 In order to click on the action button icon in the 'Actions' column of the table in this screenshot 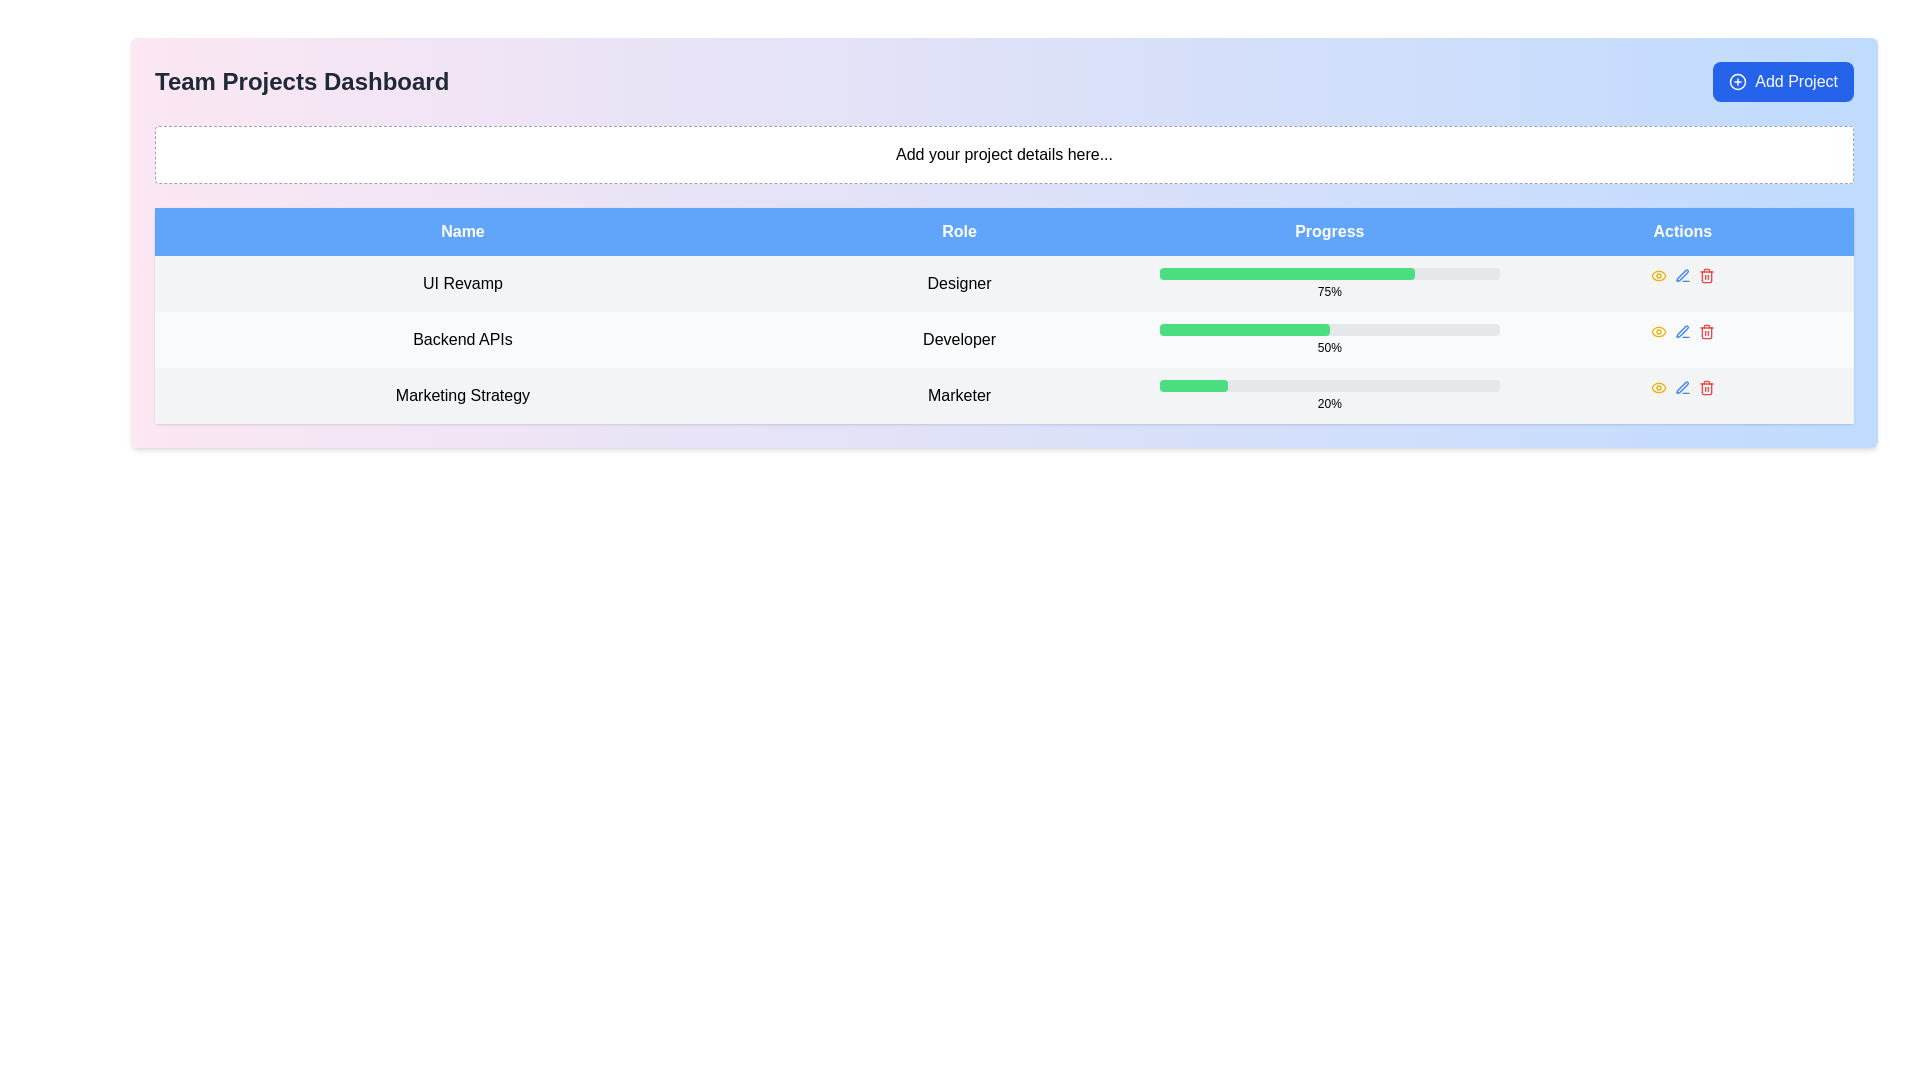, I will do `click(1658, 276)`.